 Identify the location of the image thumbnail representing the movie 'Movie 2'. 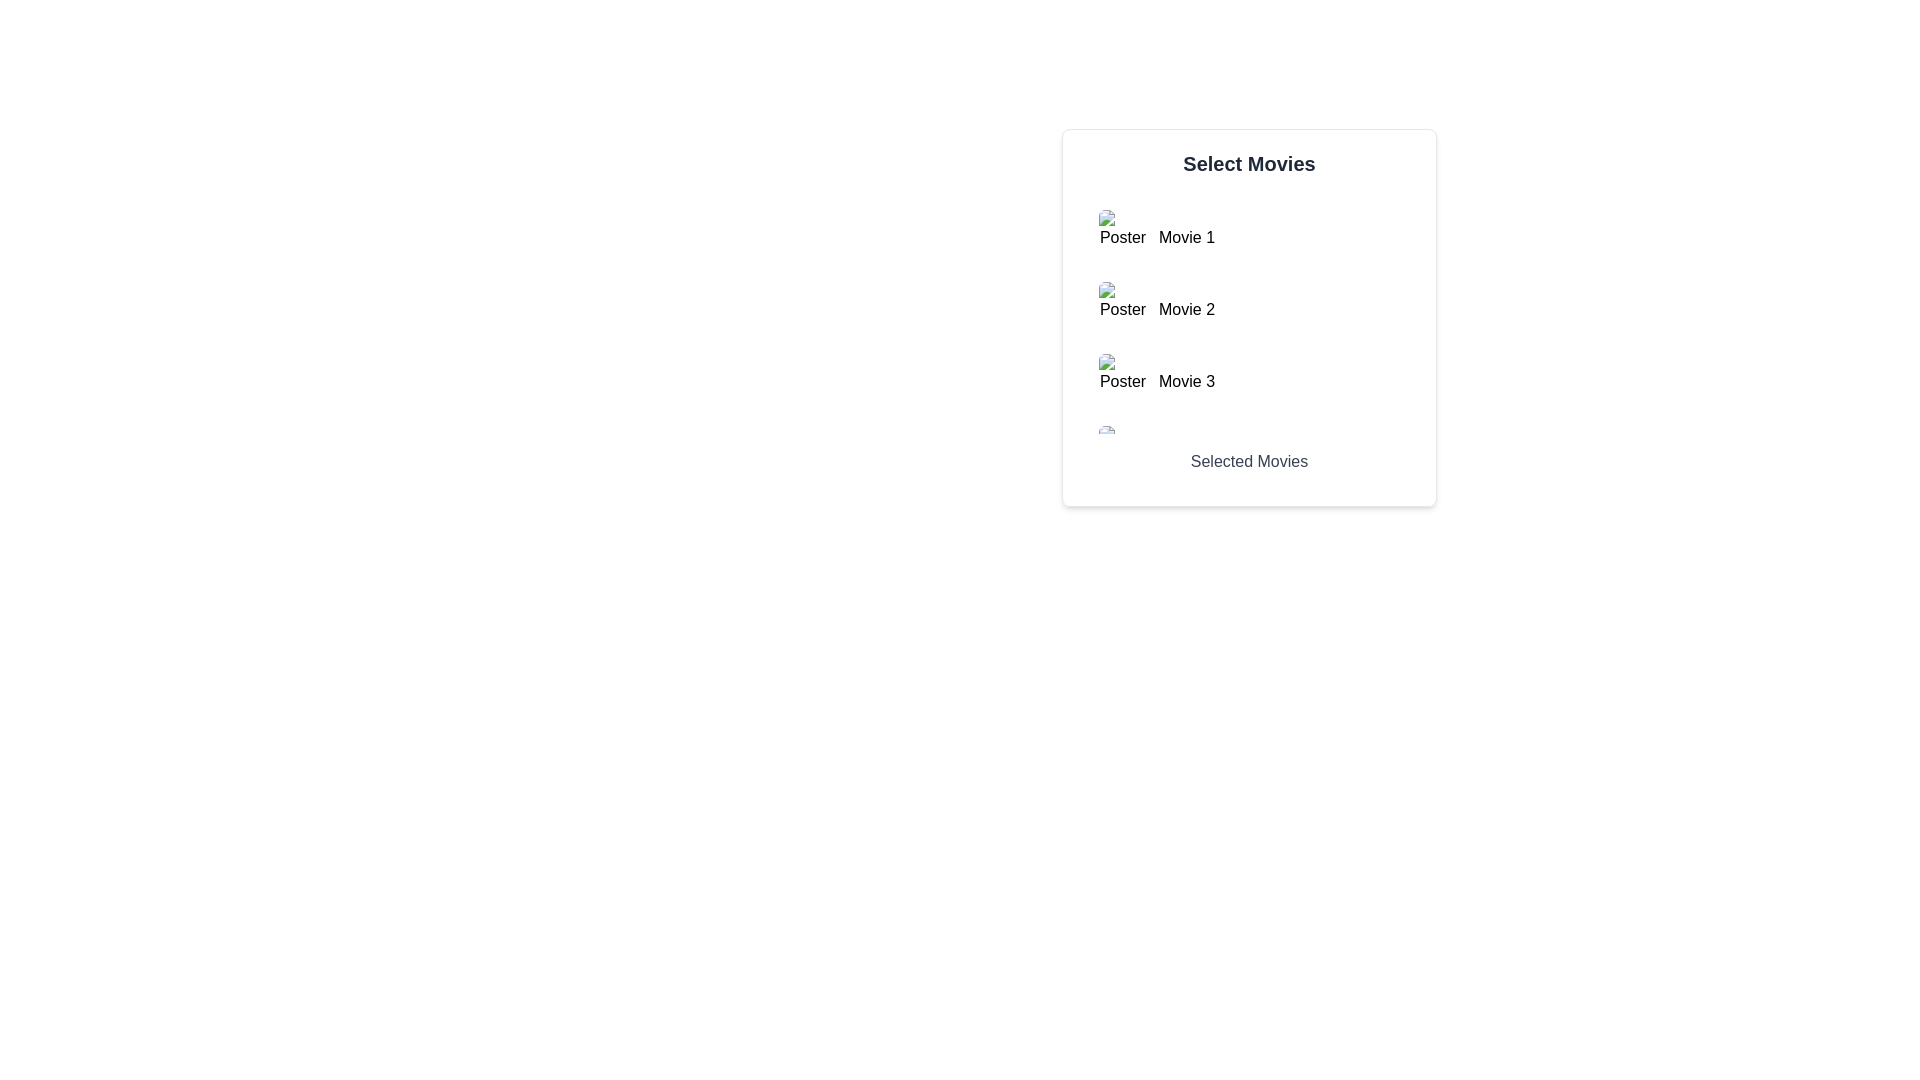
(1123, 309).